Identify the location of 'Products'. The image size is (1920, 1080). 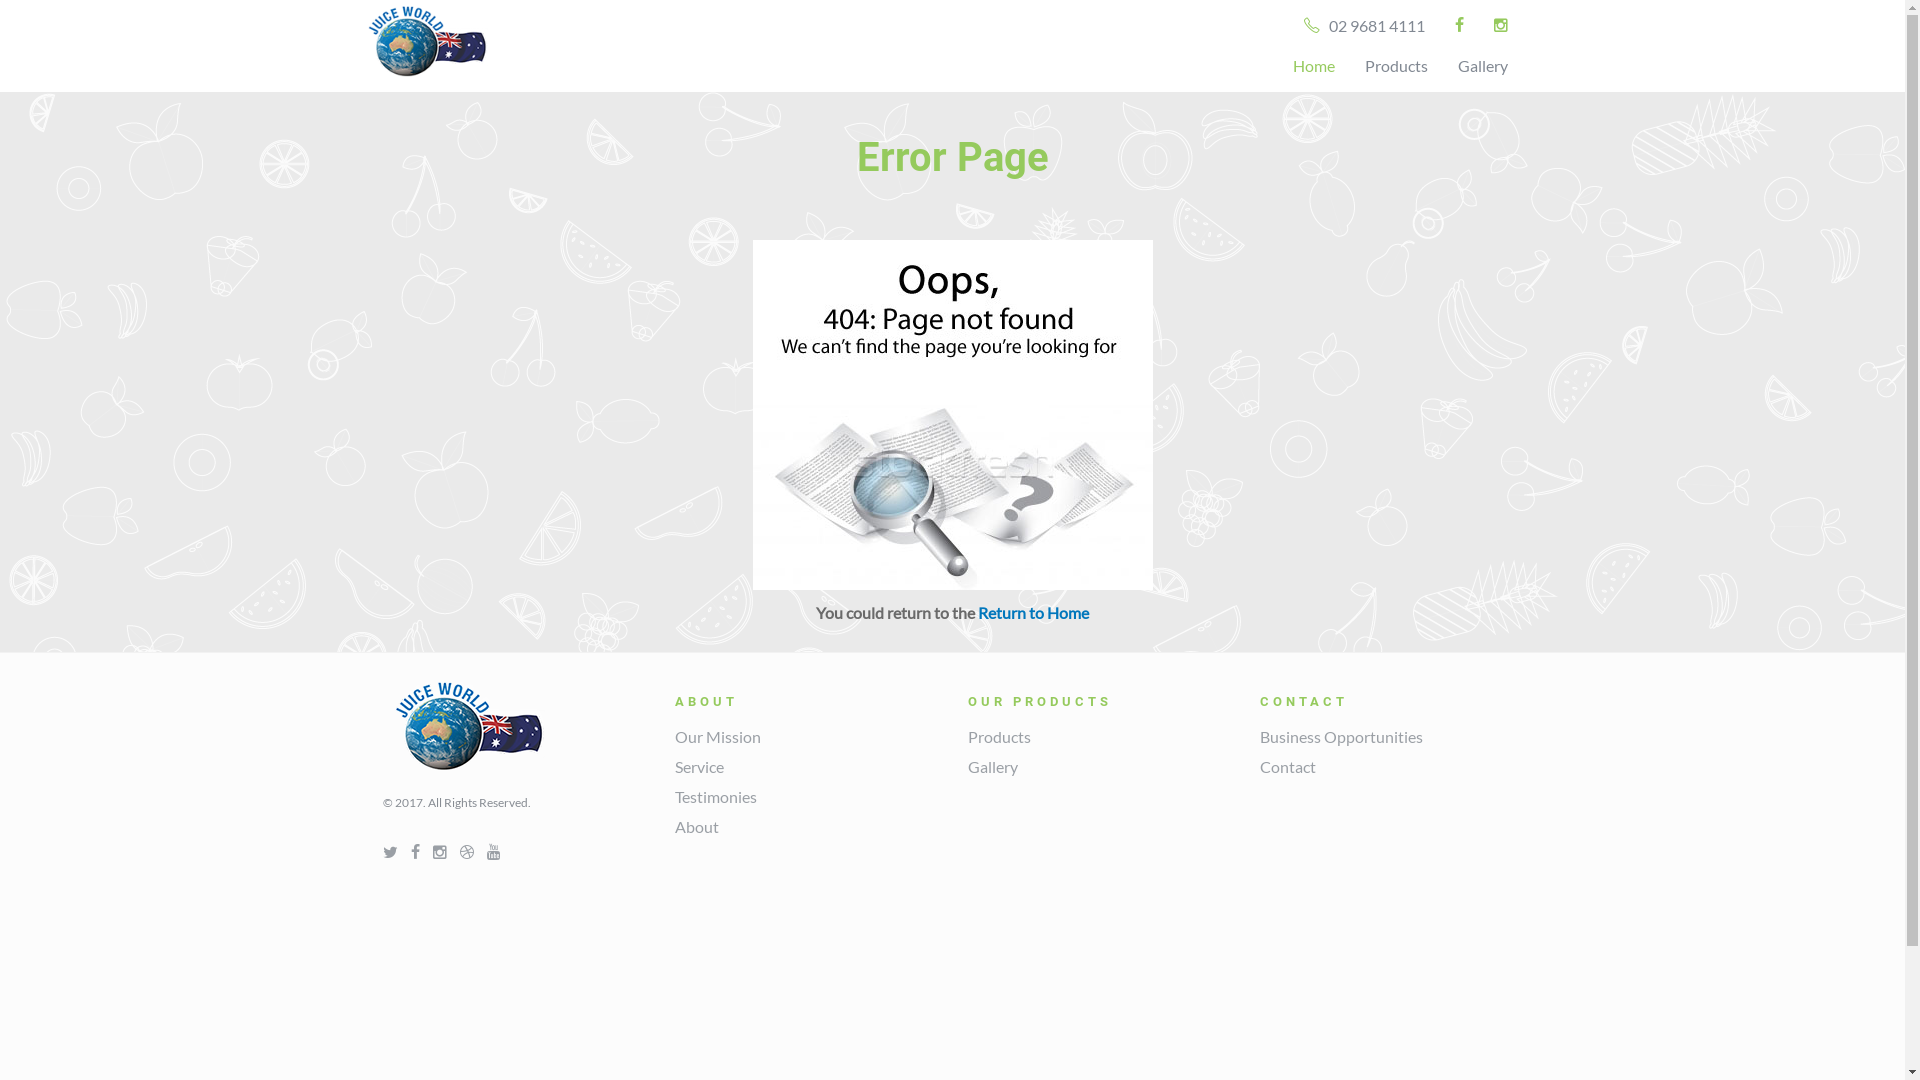
(1395, 64).